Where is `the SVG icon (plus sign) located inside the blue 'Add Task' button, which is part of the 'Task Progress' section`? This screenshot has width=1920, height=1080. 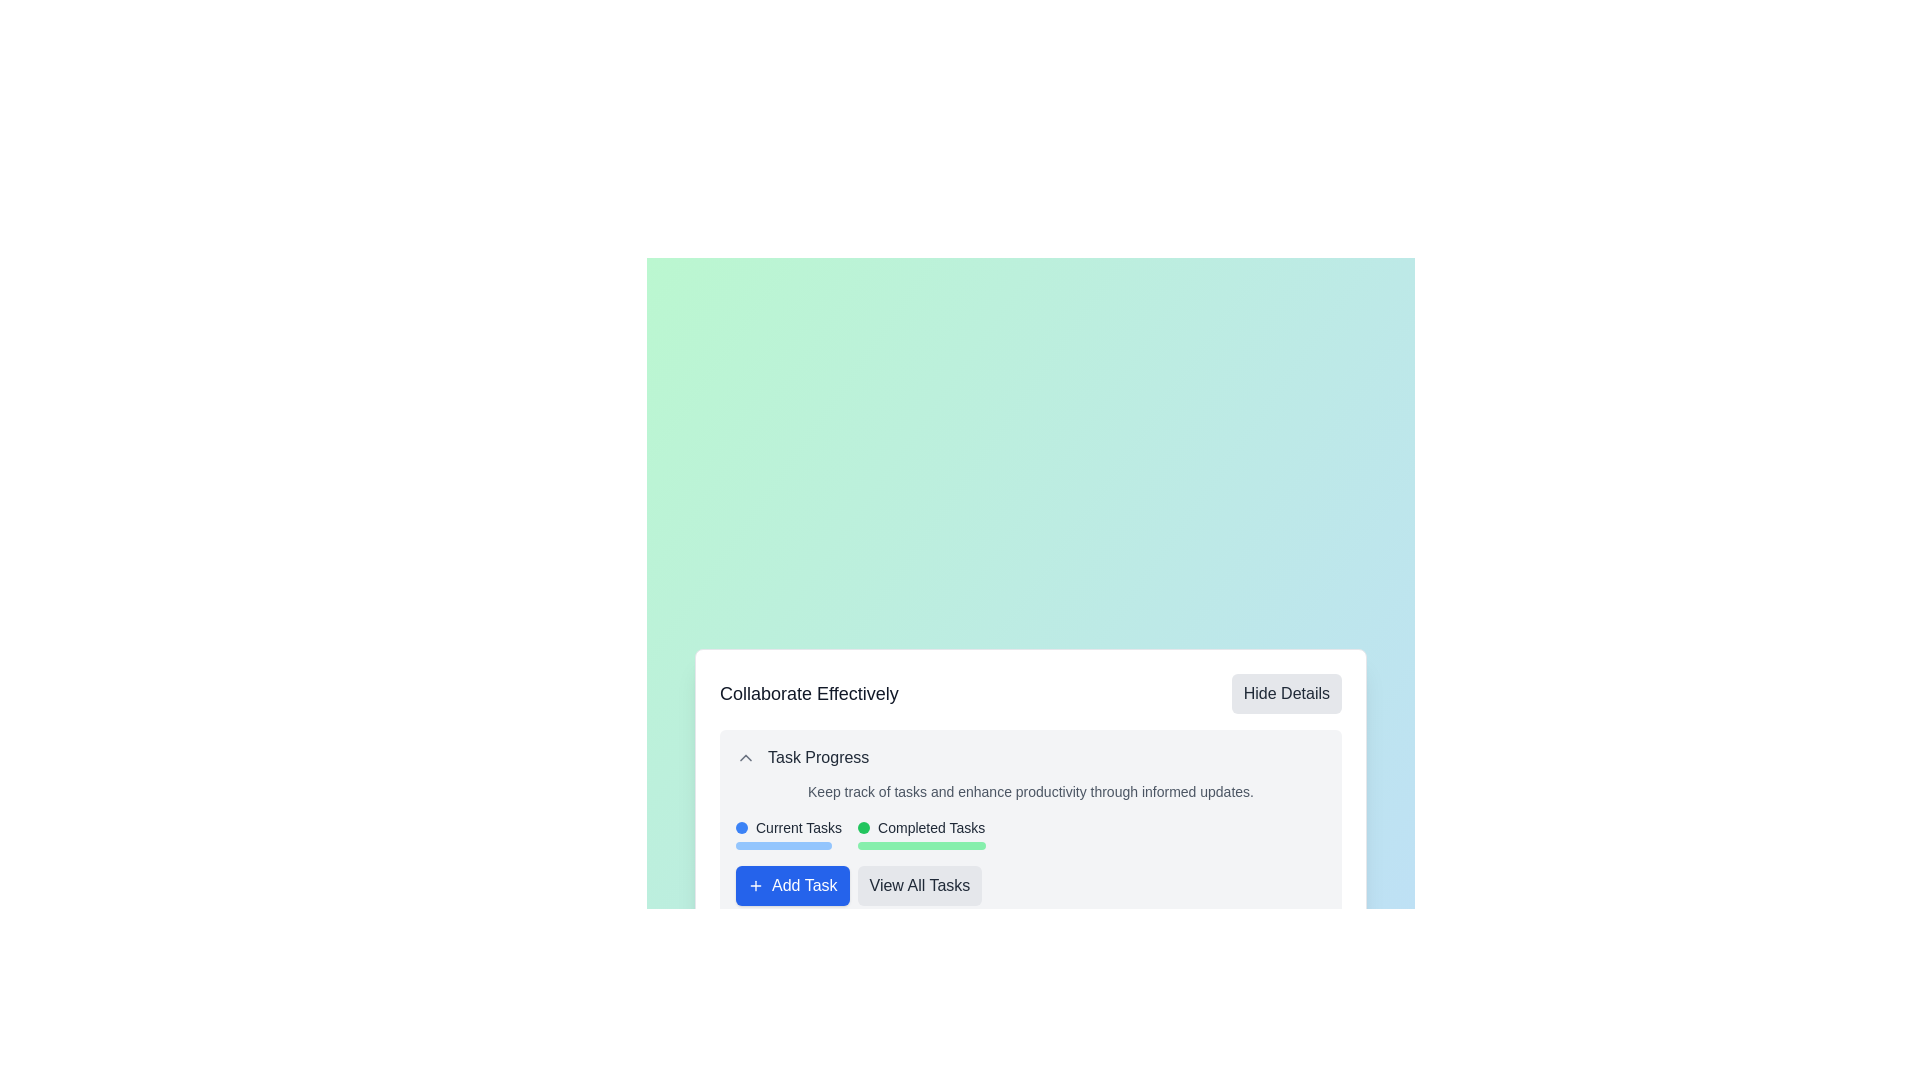 the SVG icon (plus sign) located inside the blue 'Add Task' button, which is part of the 'Task Progress' section is located at coordinates (754, 885).